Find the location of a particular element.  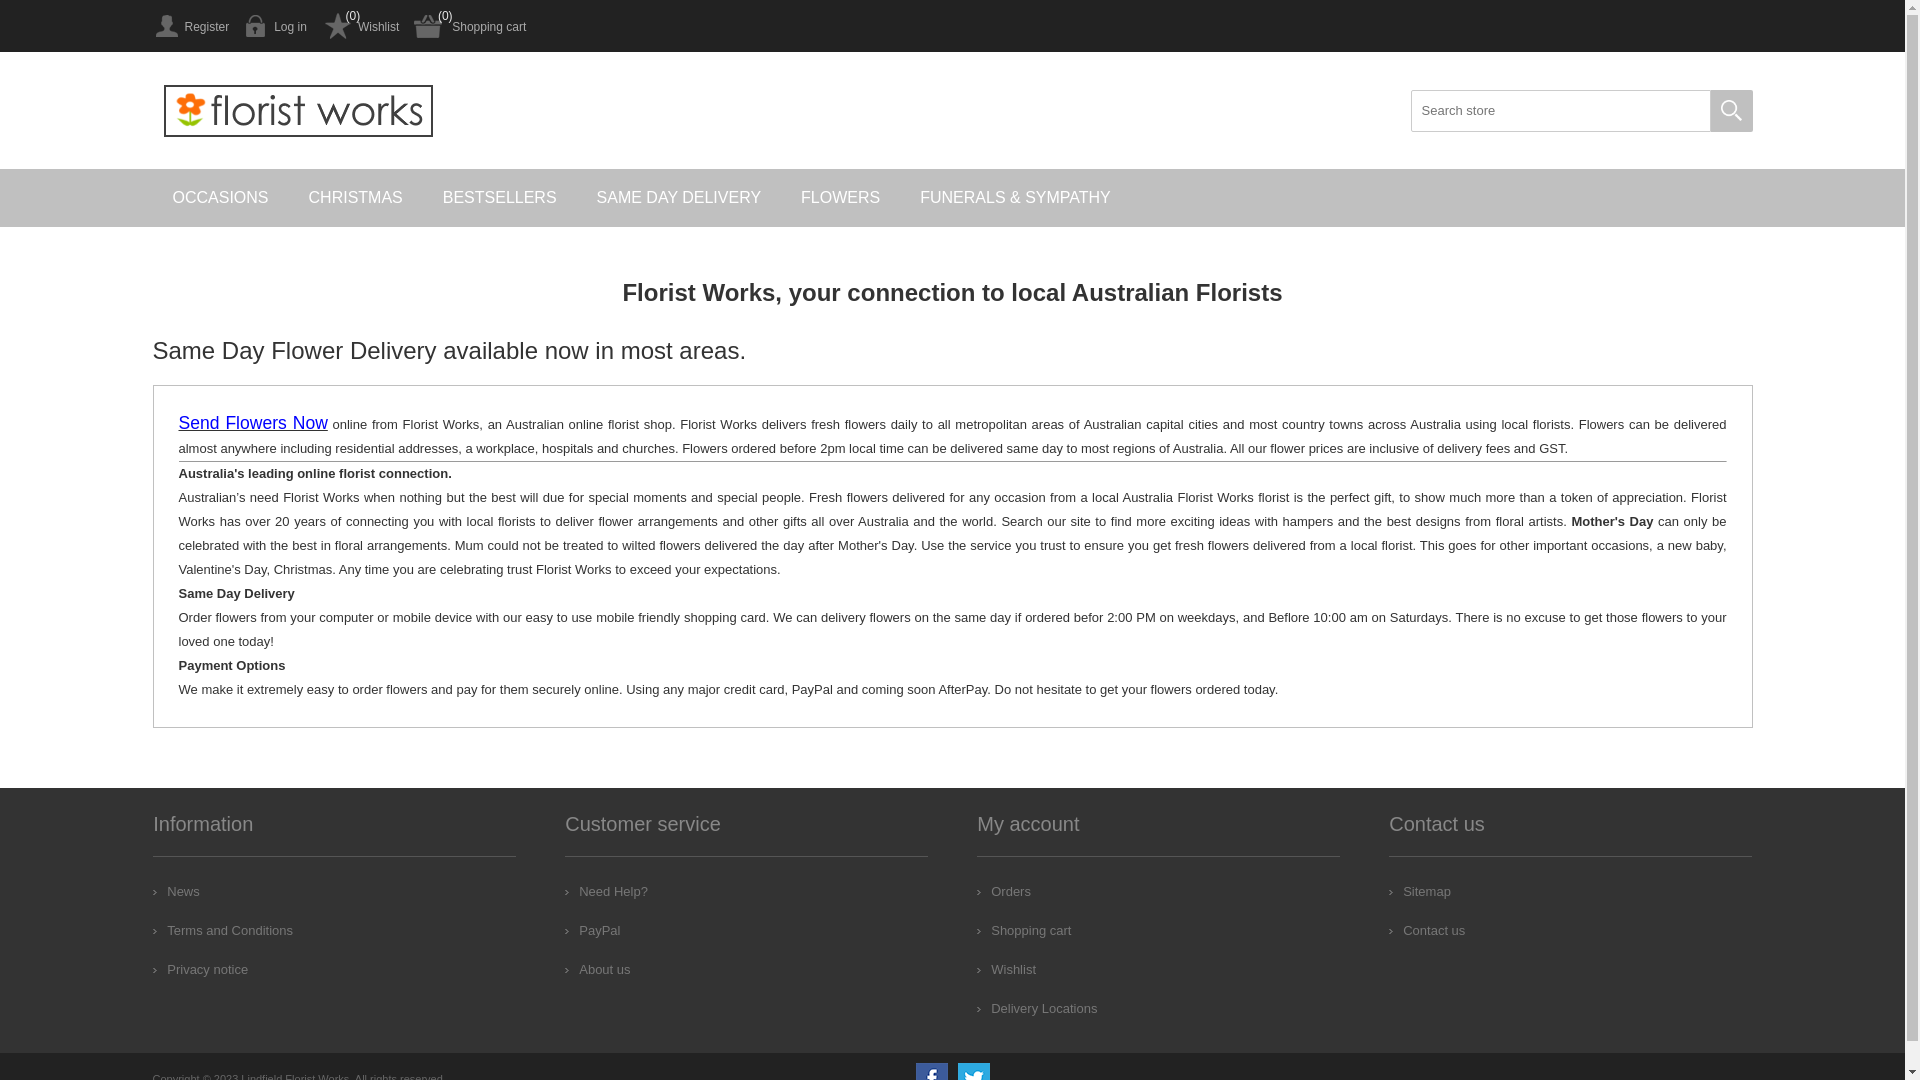

'SAME DAY DELIVERY' is located at coordinates (679, 197).